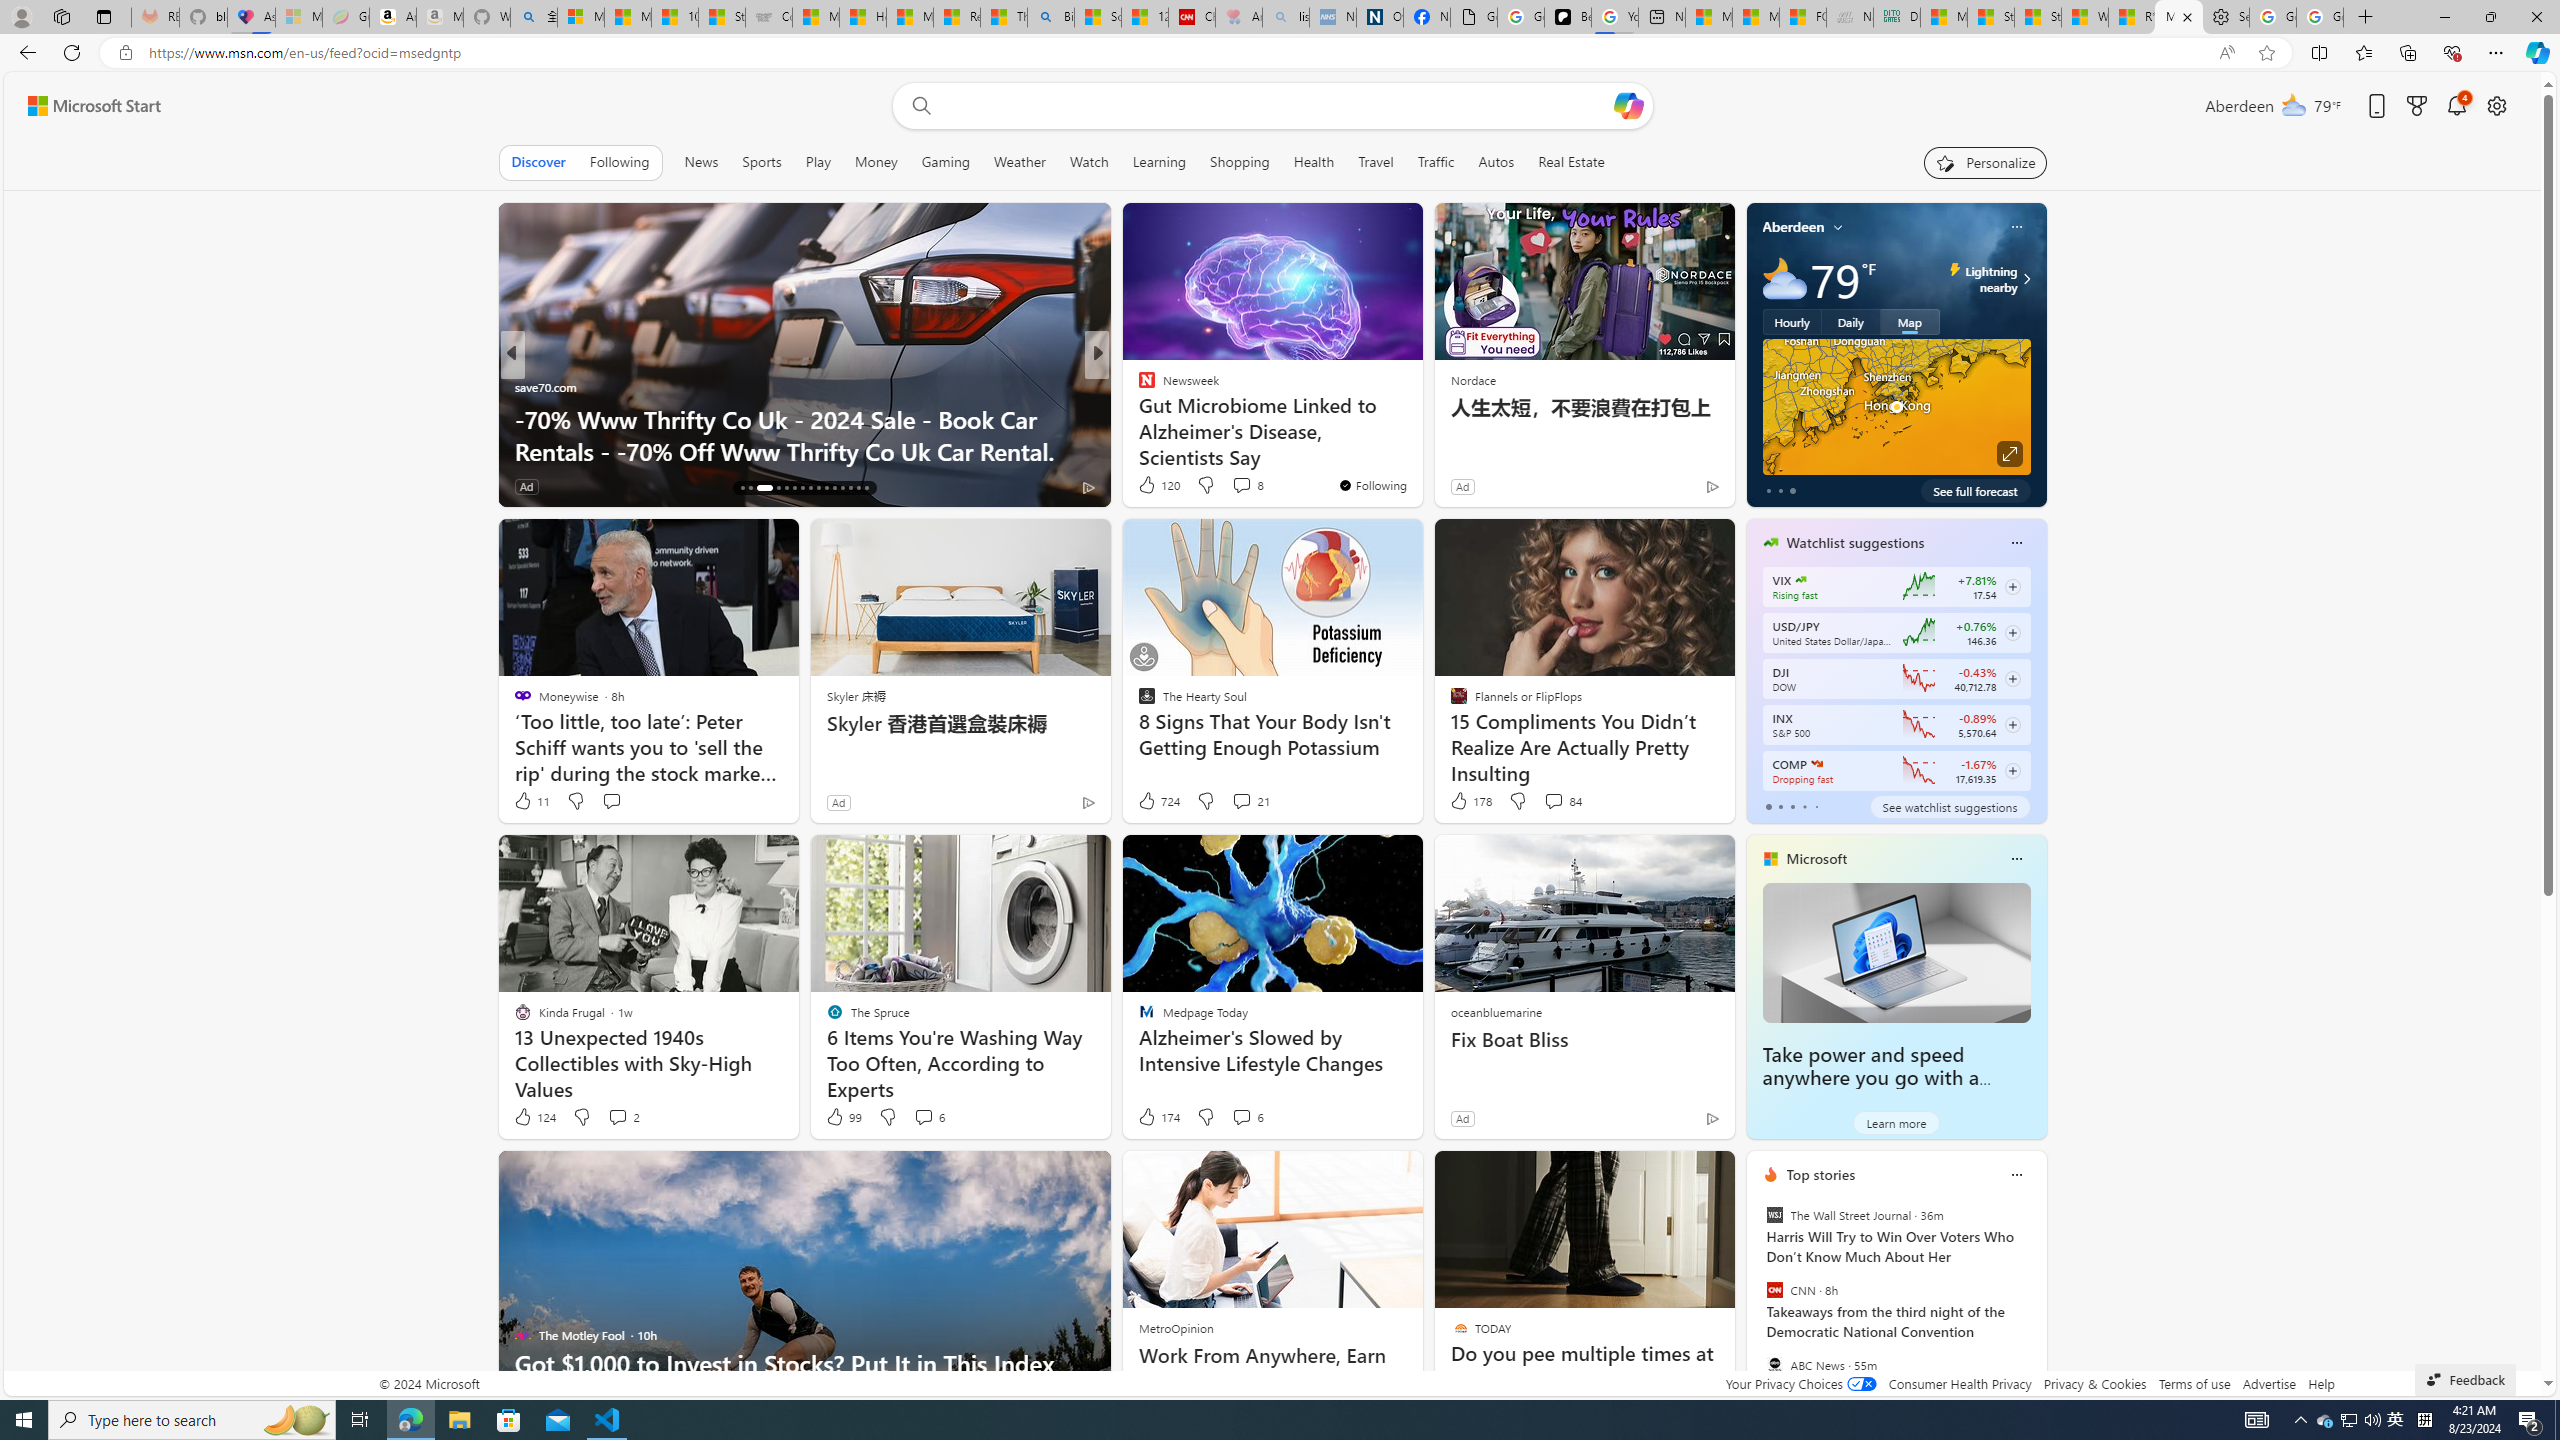 The image size is (2560, 1440). What do you see at coordinates (1468, 800) in the screenshot?
I see `'178 Like'` at bounding box center [1468, 800].